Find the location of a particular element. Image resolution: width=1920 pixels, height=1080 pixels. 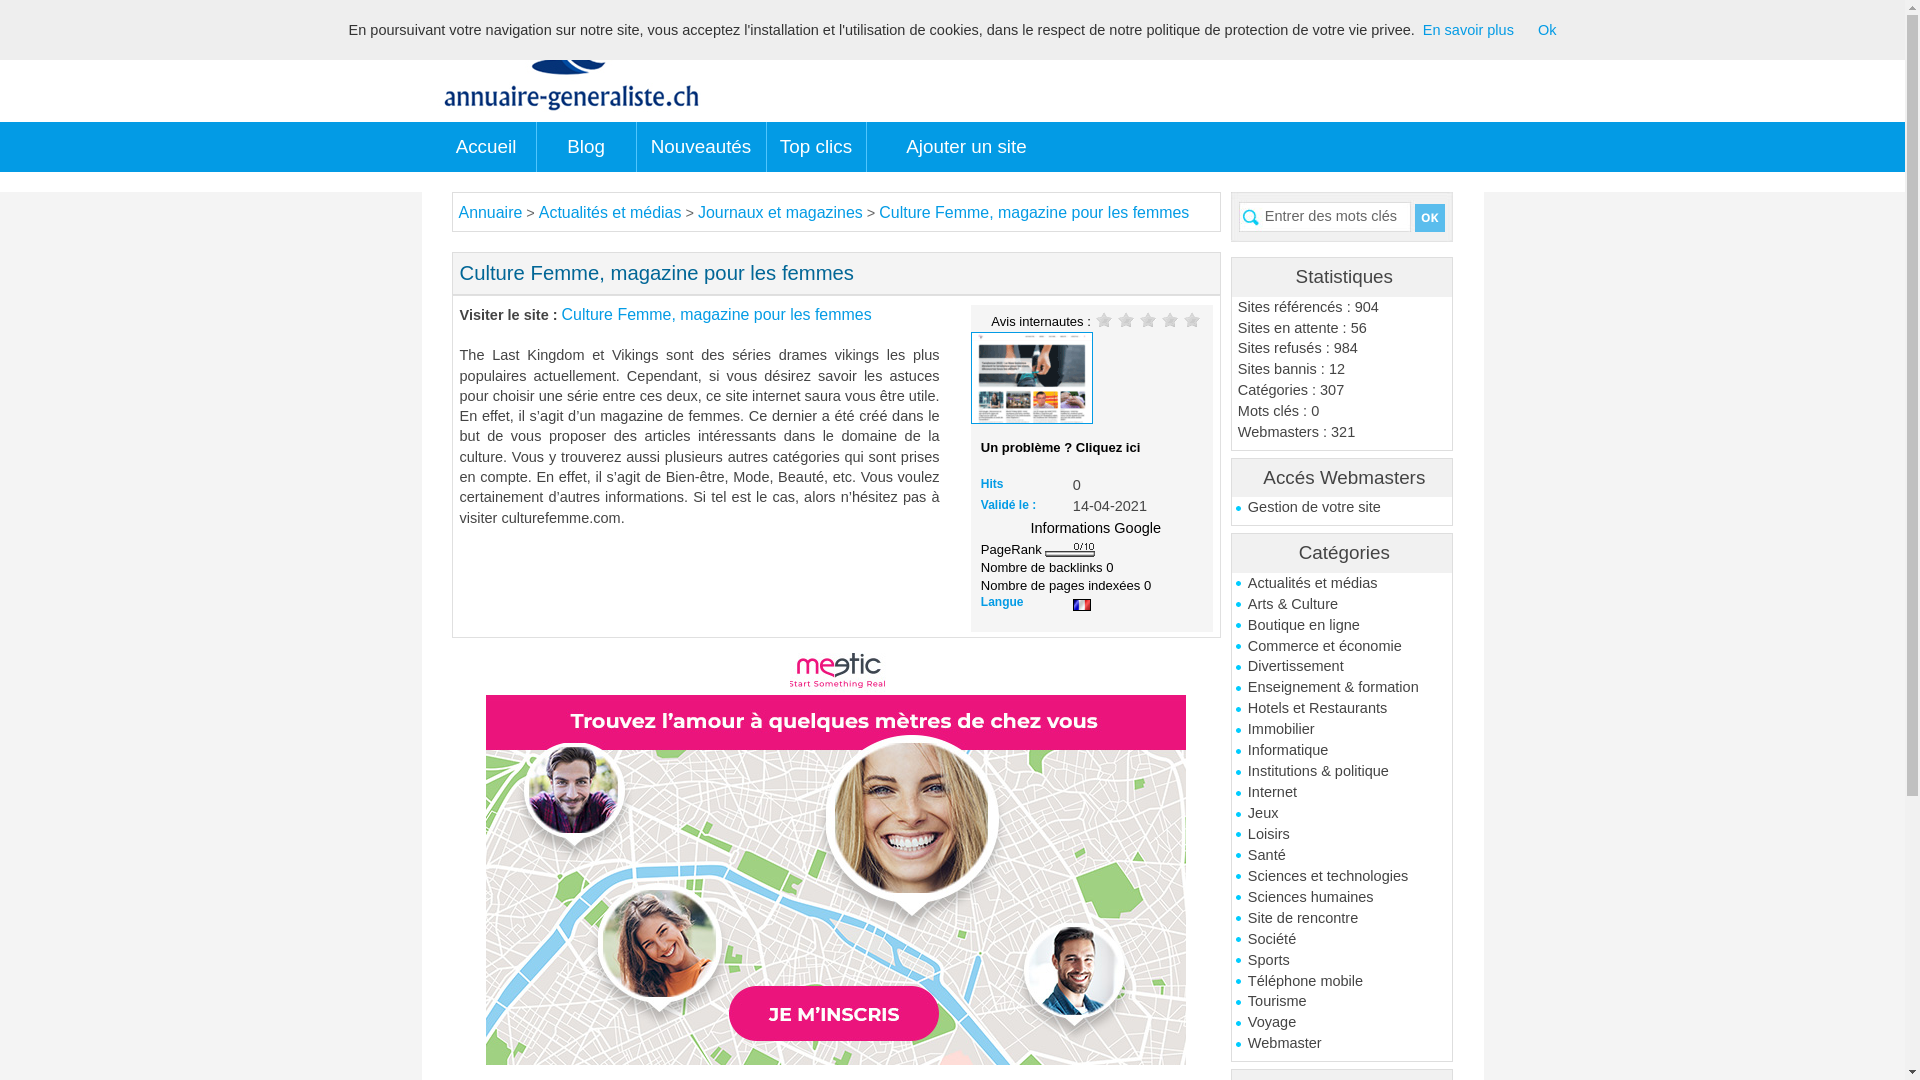

'2' is located at coordinates (1126, 318).